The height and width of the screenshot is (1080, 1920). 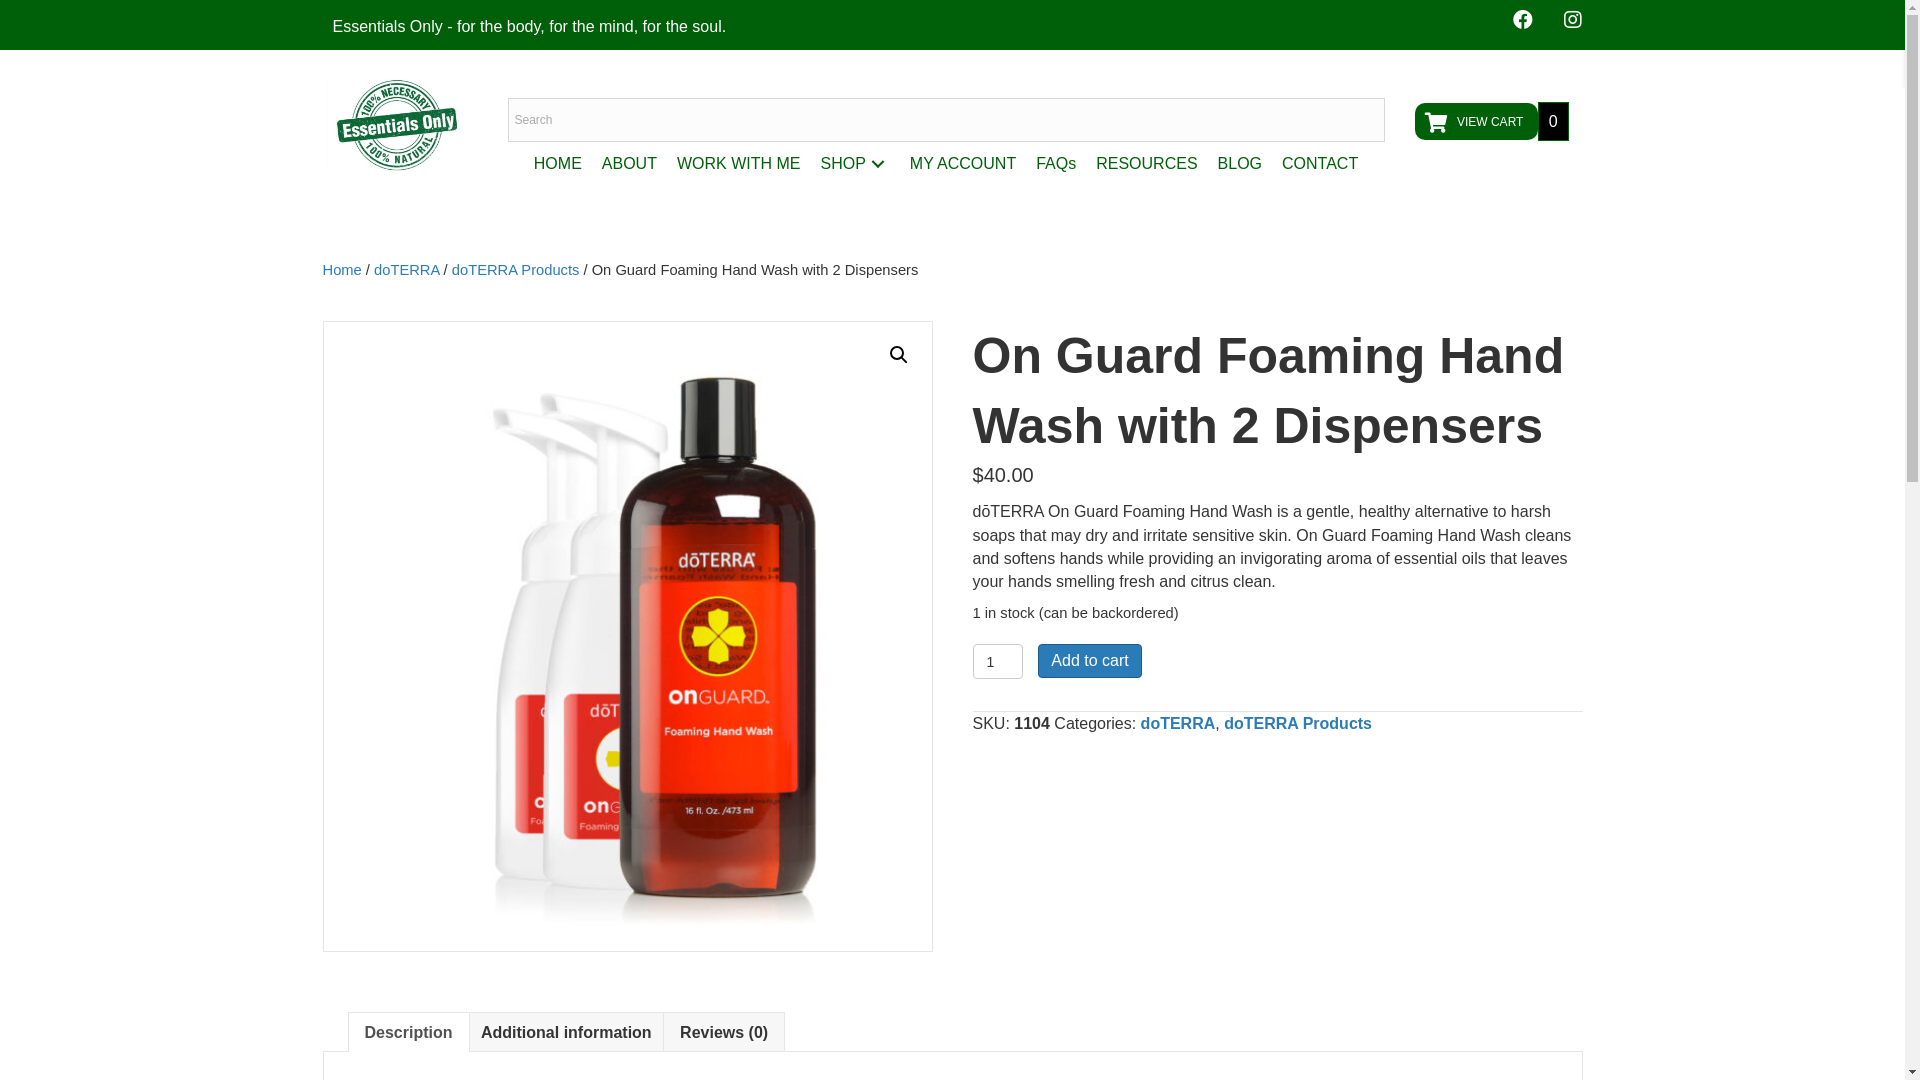 What do you see at coordinates (1238, 162) in the screenshot?
I see `'BLOG'` at bounding box center [1238, 162].